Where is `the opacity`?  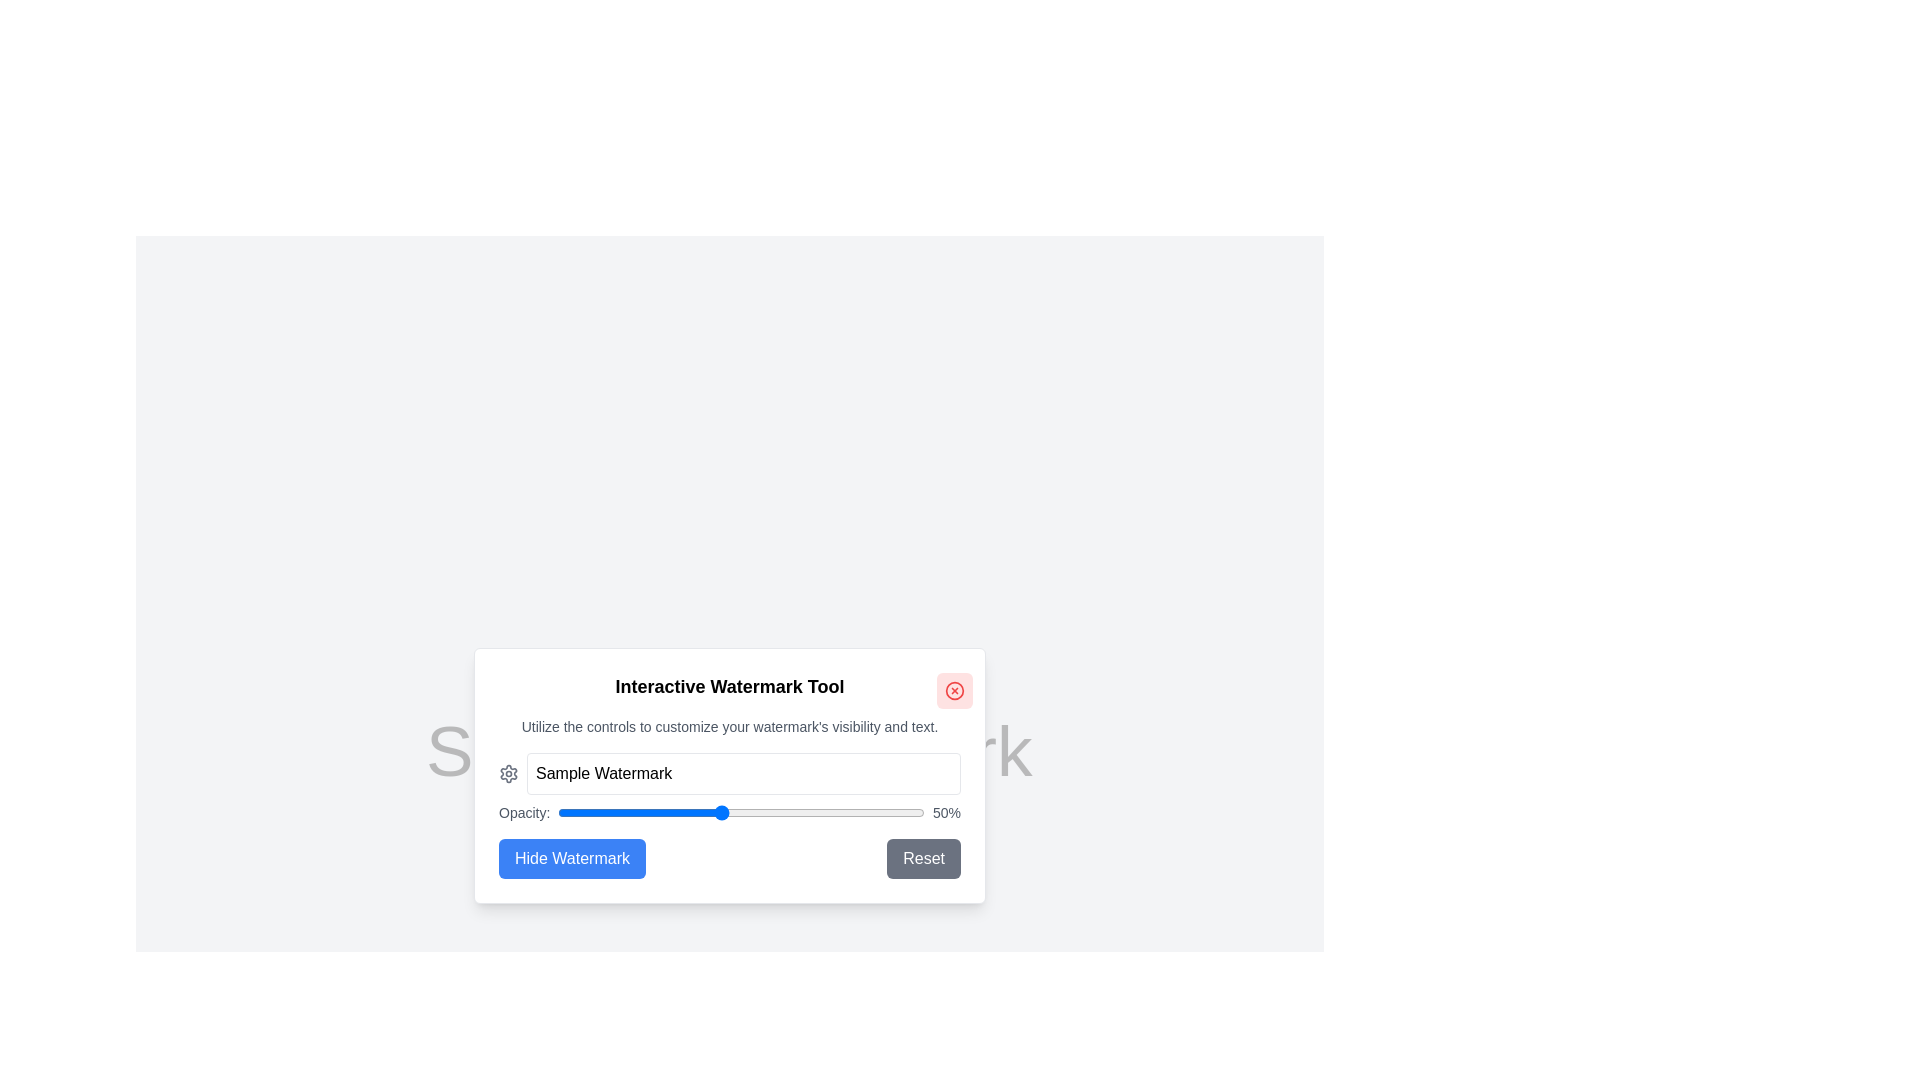 the opacity is located at coordinates (891, 813).